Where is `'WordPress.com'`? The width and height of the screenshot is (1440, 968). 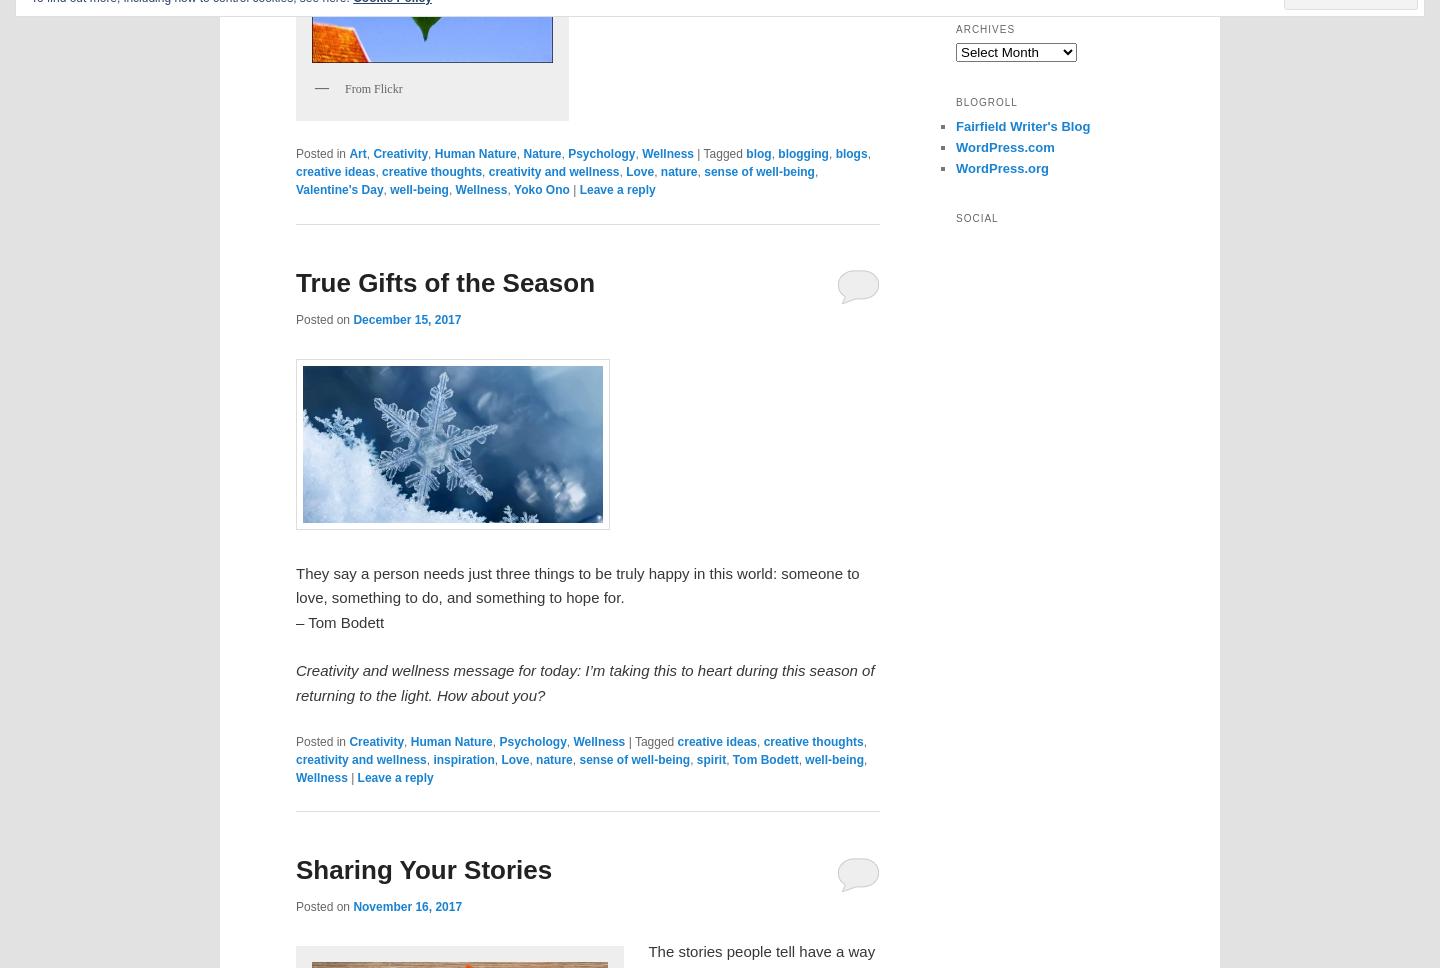 'WordPress.com' is located at coordinates (1003, 146).